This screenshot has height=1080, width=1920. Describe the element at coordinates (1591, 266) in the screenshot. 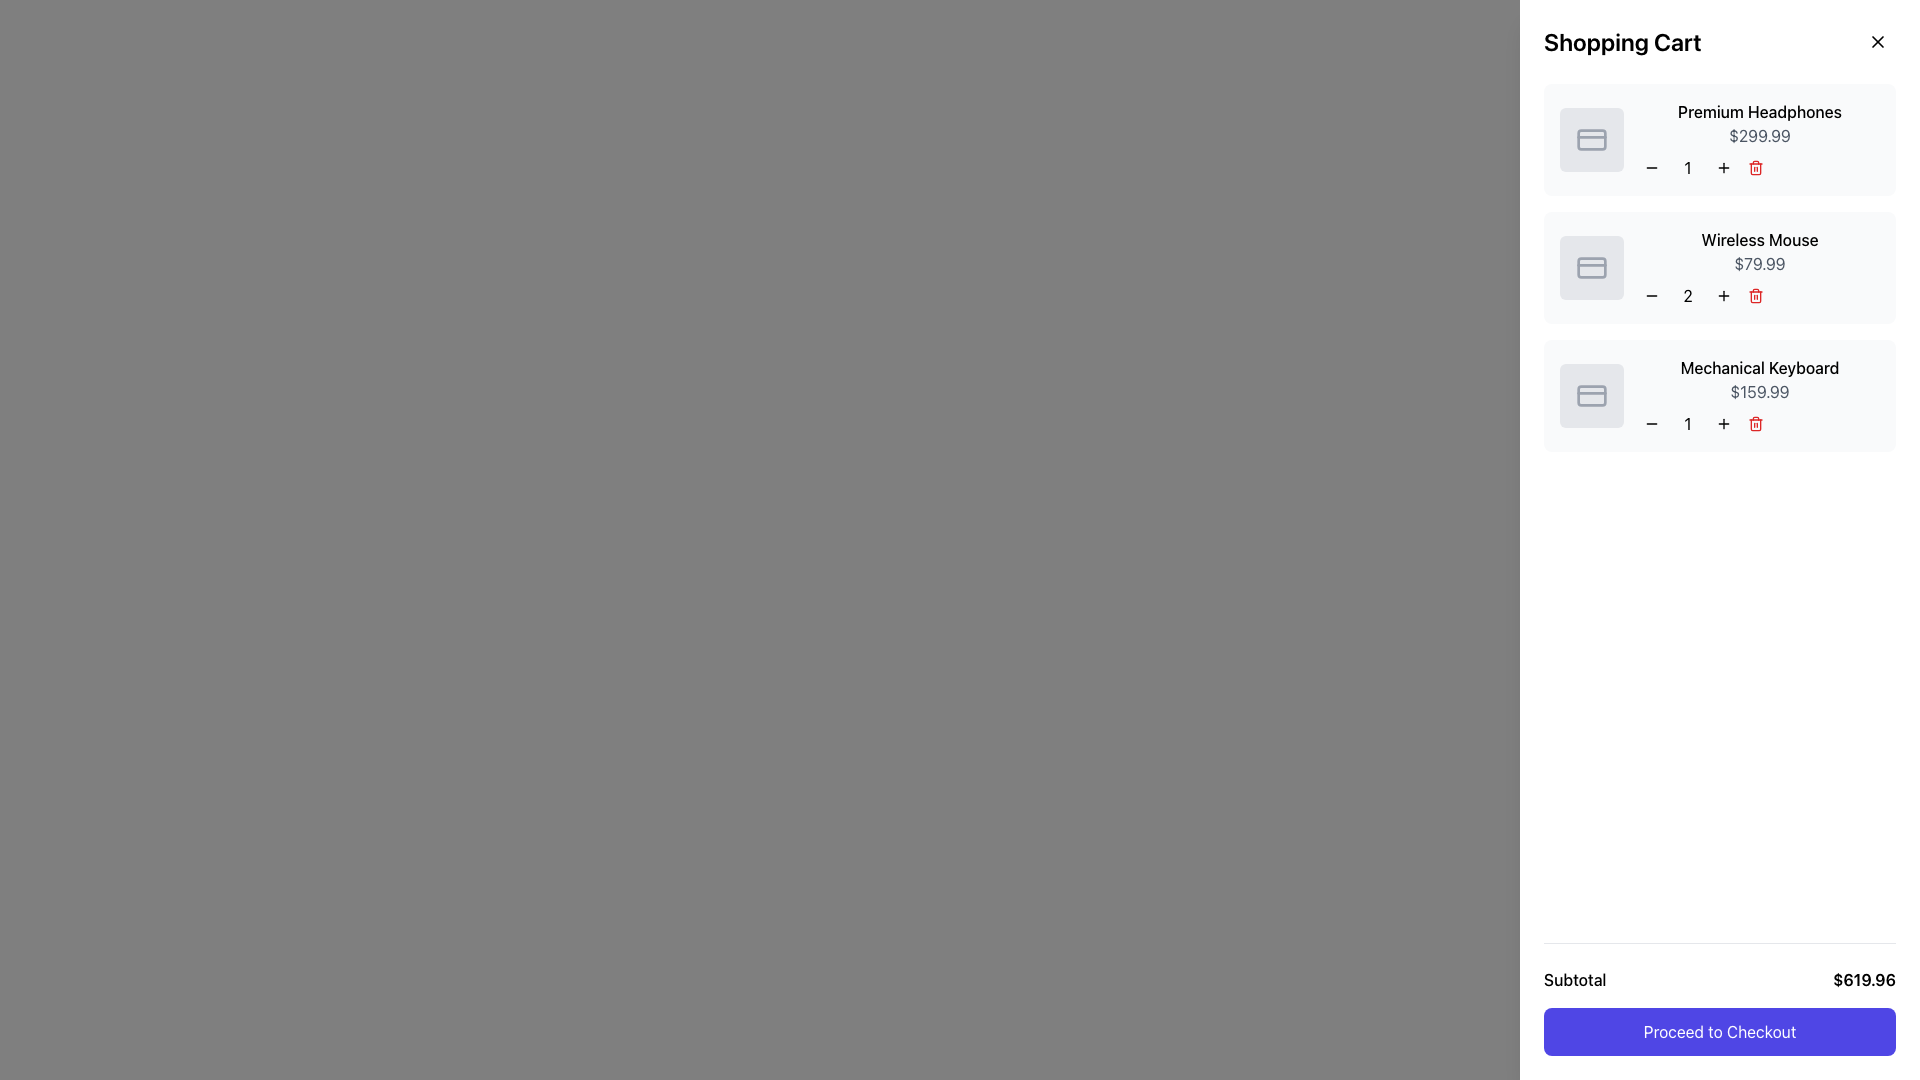

I see `the product image/icon representing 'Wireless Mouse' in the shopping cart list, which is the left-most component adjacent to the product's name and price` at that location.